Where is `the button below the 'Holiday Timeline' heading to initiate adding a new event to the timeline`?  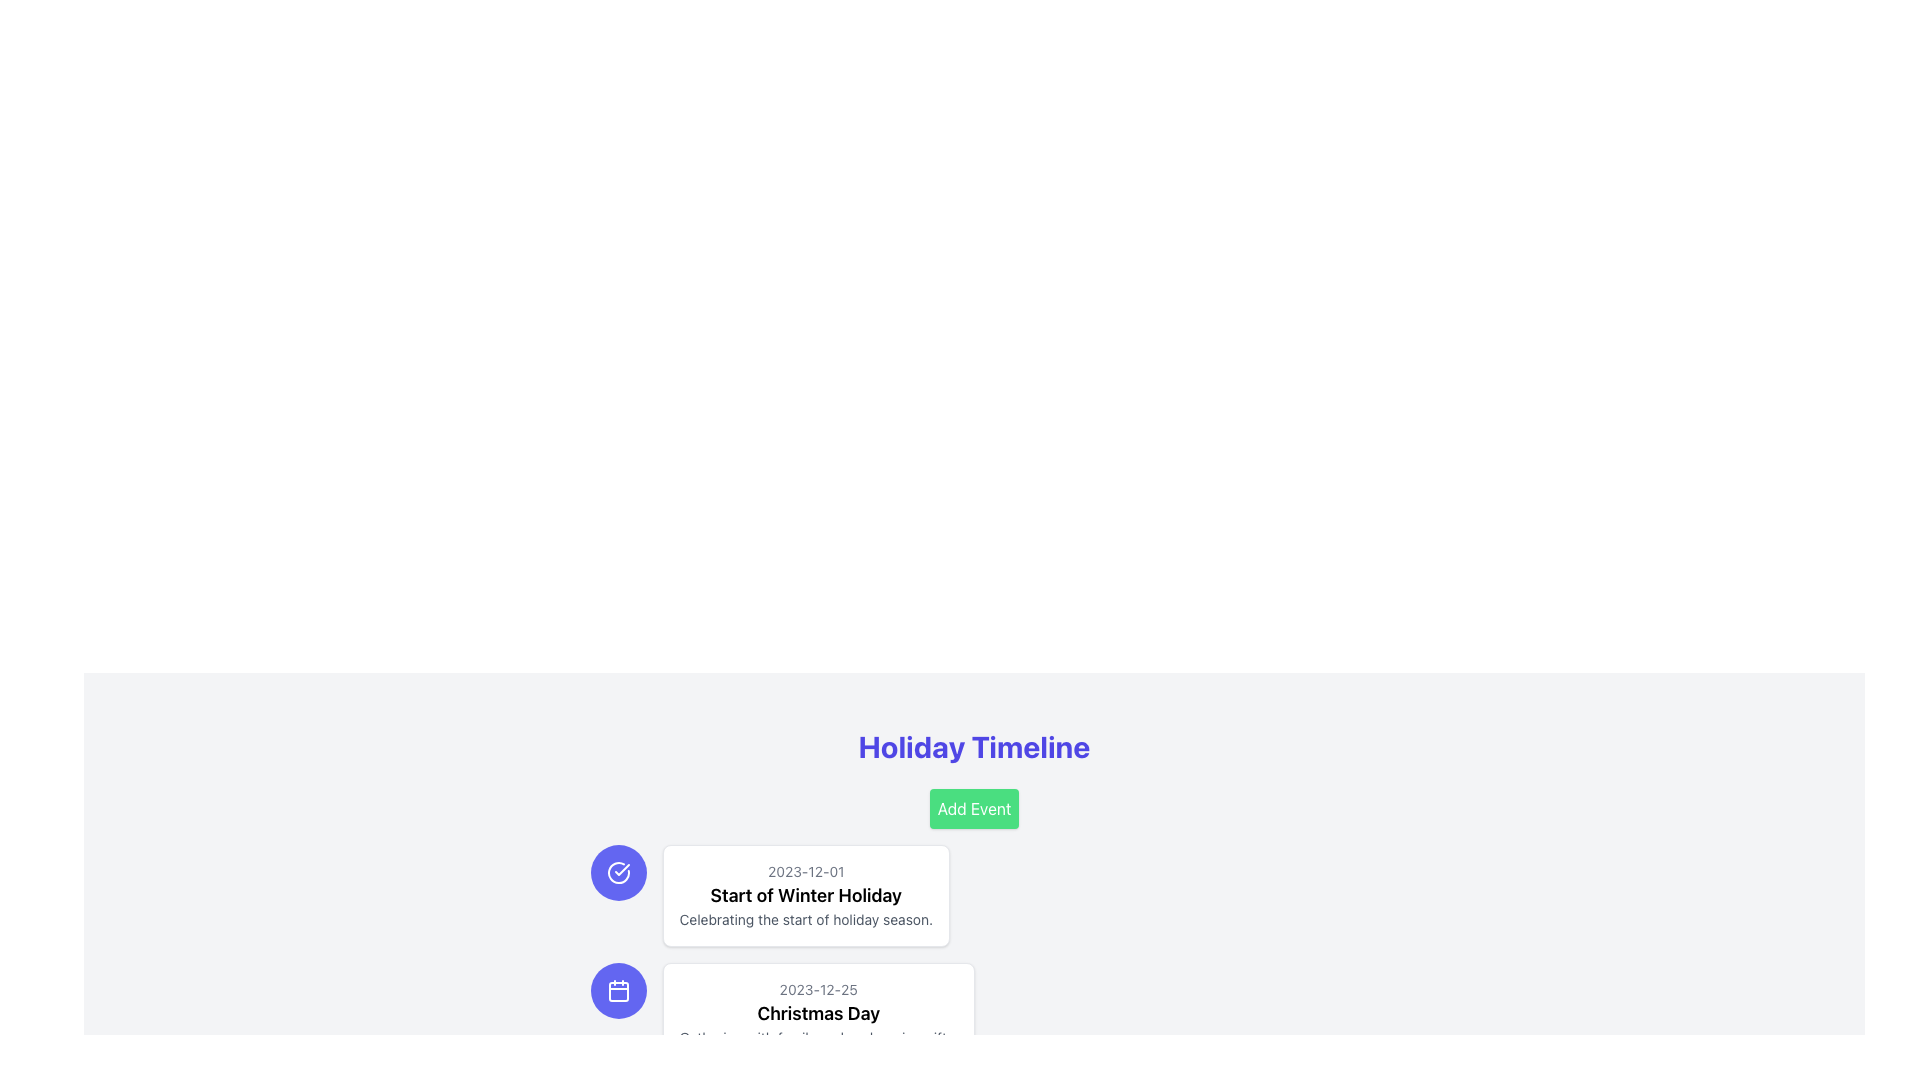 the button below the 'Holiday Timeline' heading to initiate adding a new event to the timeline is located at coordinates (974, 808).